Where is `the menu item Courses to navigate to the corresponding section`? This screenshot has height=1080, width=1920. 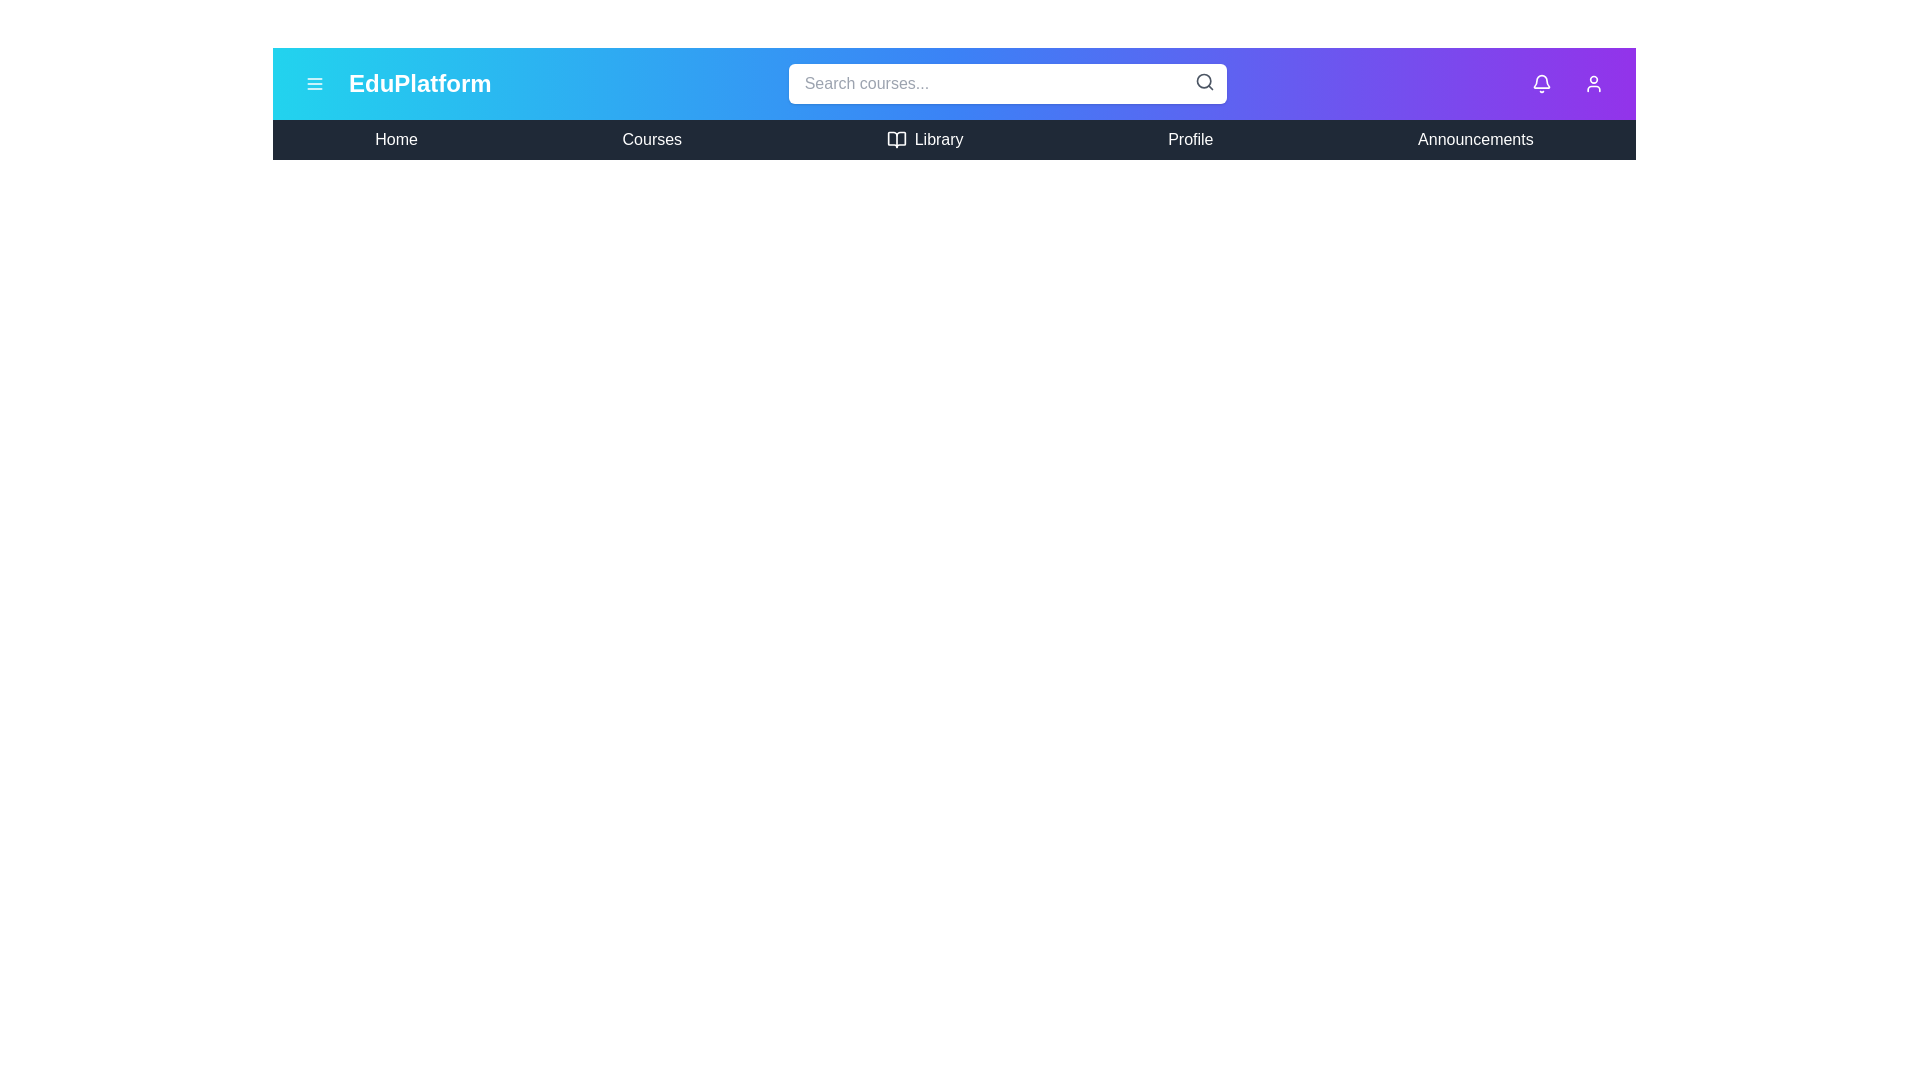
the menu item Courses to navigate to the corresponding section is located at coordinates (652, 138).